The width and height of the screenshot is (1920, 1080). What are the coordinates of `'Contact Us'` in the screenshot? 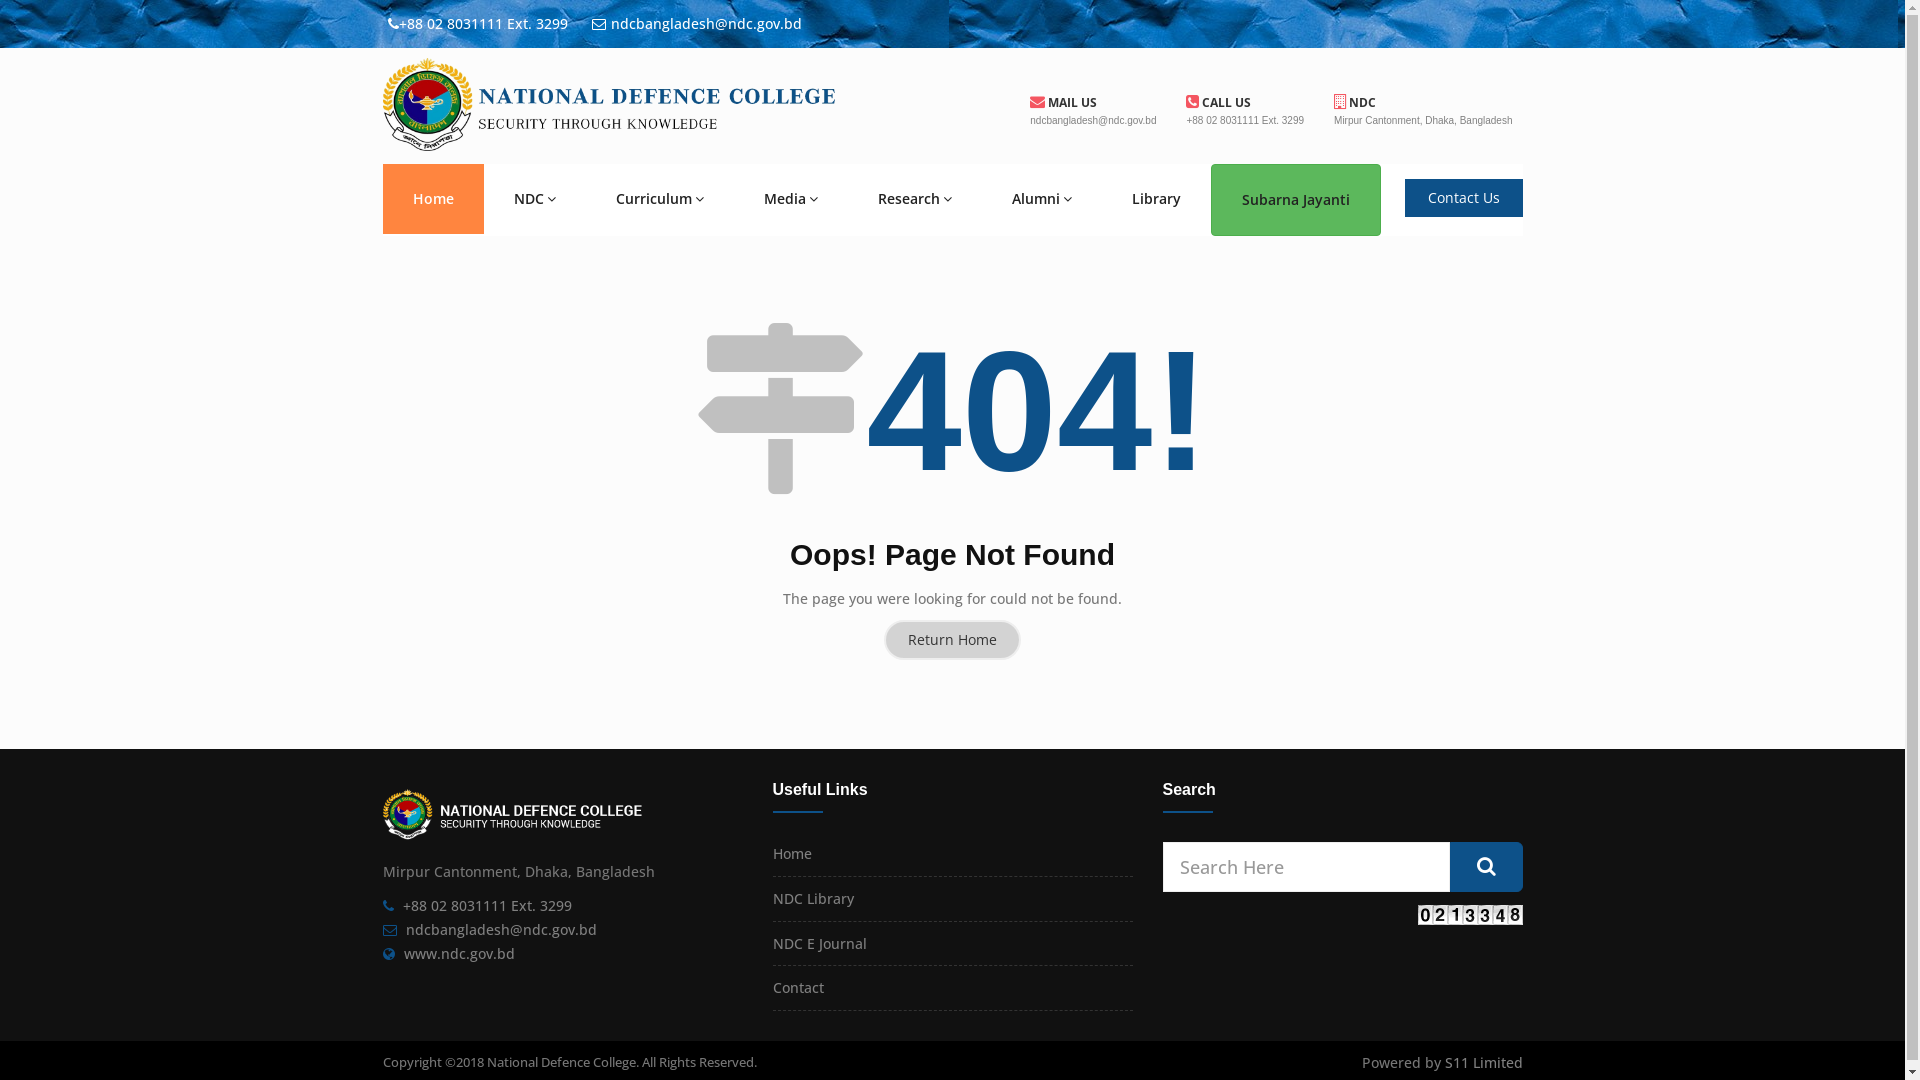 It's located at (1402, 197).